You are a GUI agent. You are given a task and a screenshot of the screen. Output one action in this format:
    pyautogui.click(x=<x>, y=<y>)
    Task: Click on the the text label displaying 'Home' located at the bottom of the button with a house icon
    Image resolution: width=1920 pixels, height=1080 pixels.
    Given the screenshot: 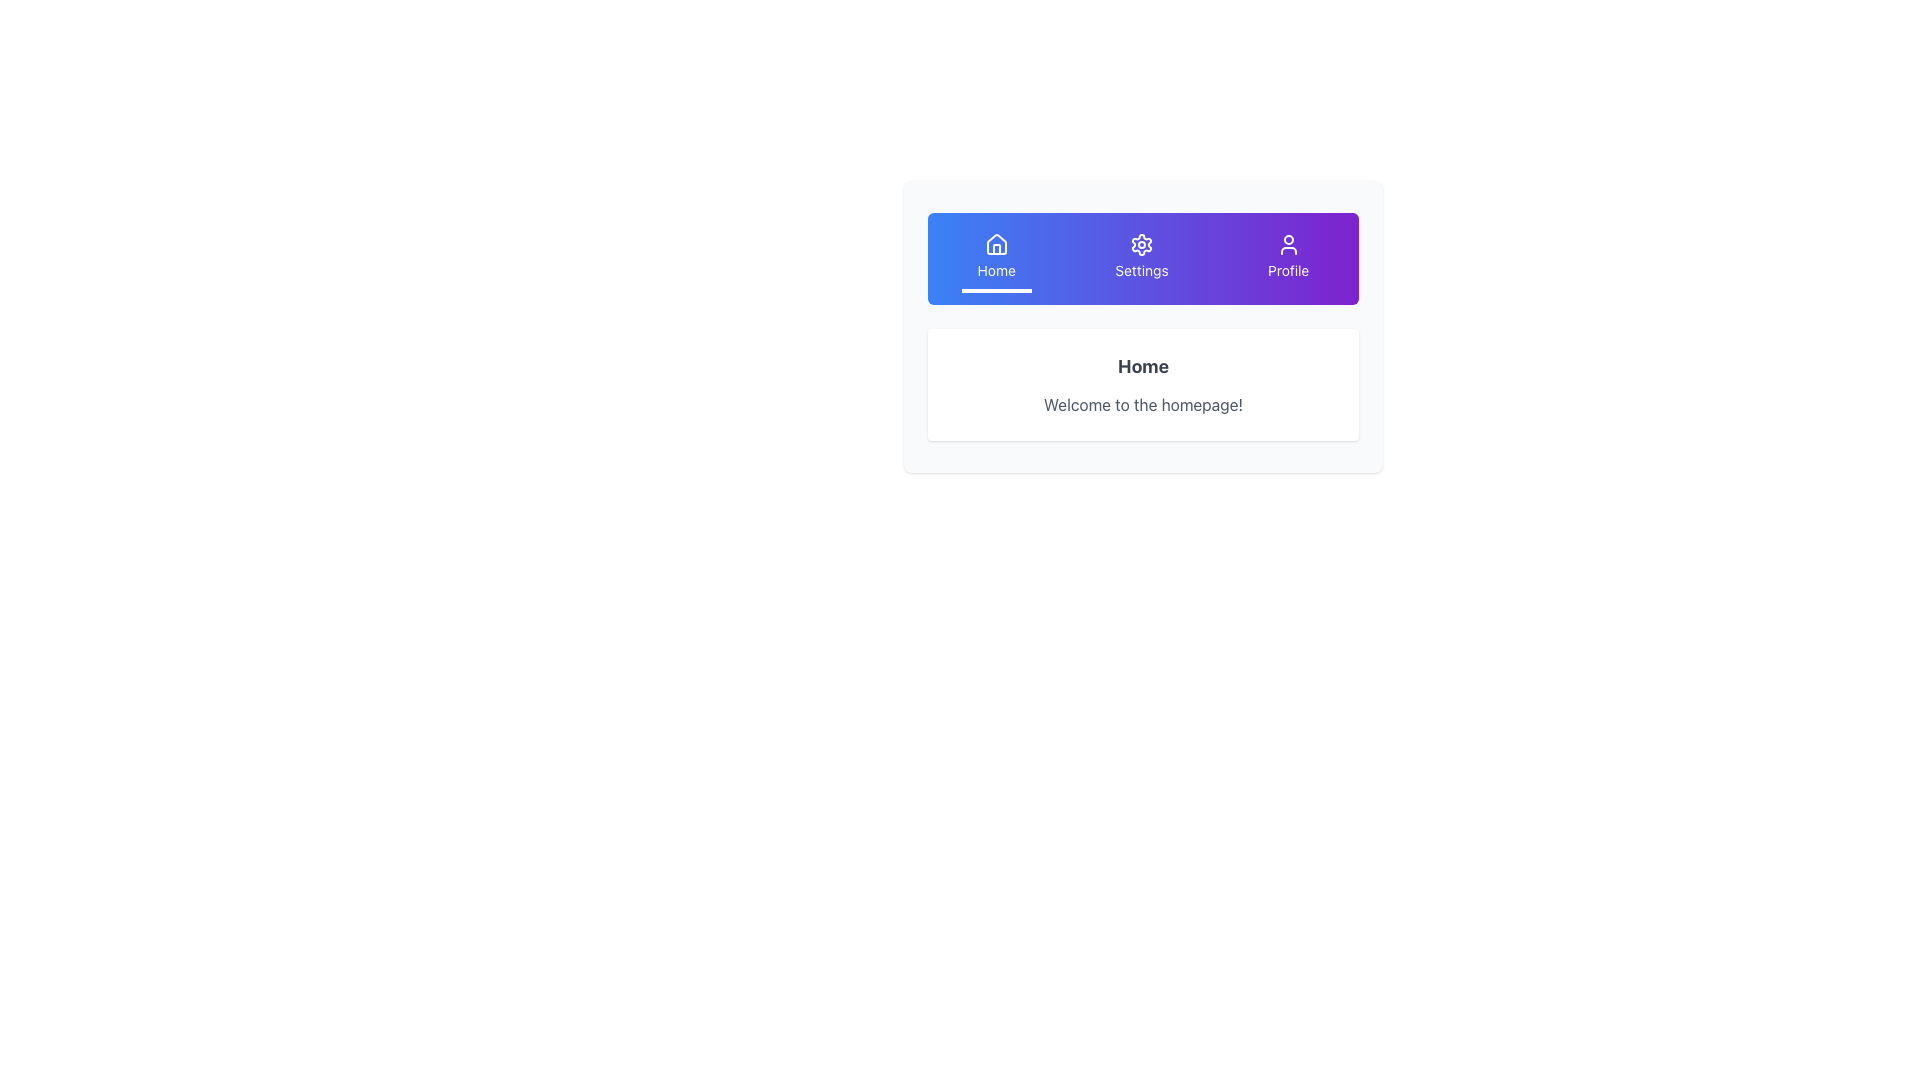 What is the action you would take?
    pyautogui.click(x=996, y=270)
    